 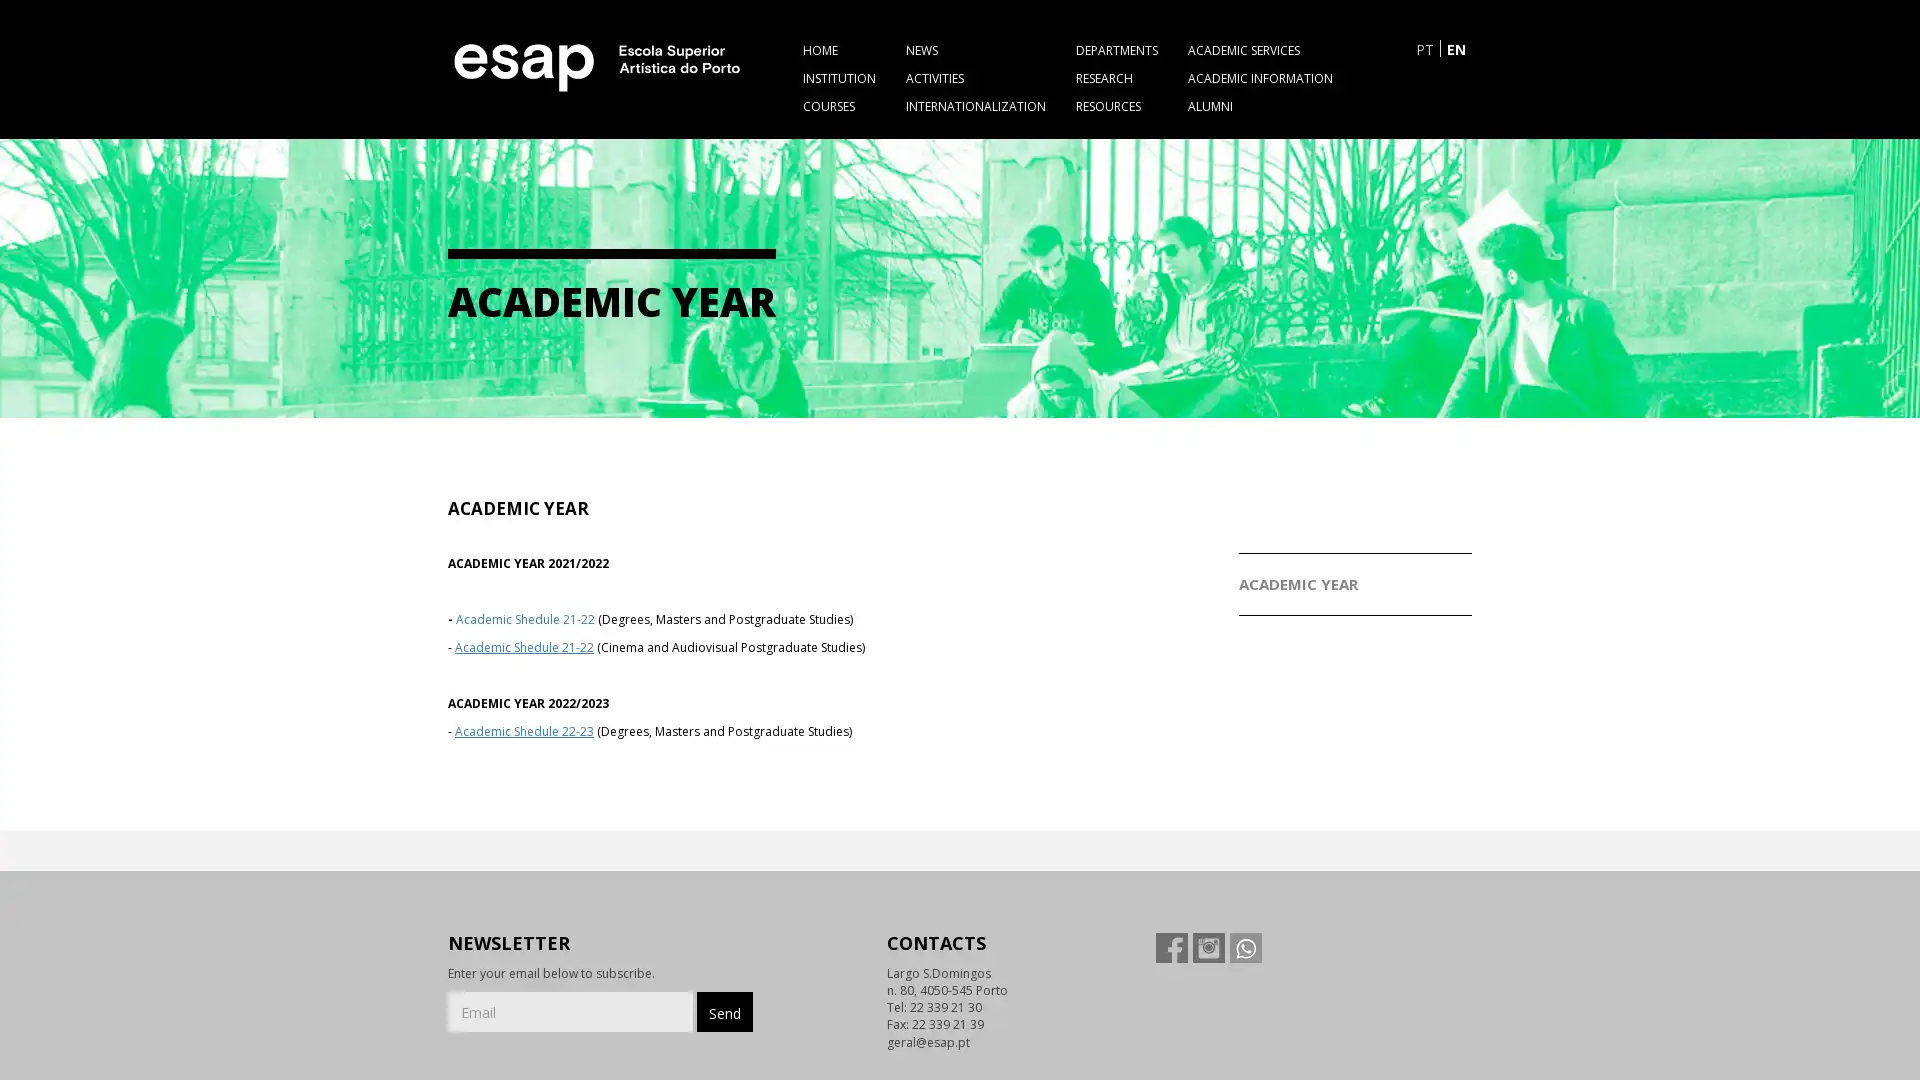 What do you see at coordinates (1456, 47) in the screenshot?
I see `EN` at bounding box center [1456, 47].